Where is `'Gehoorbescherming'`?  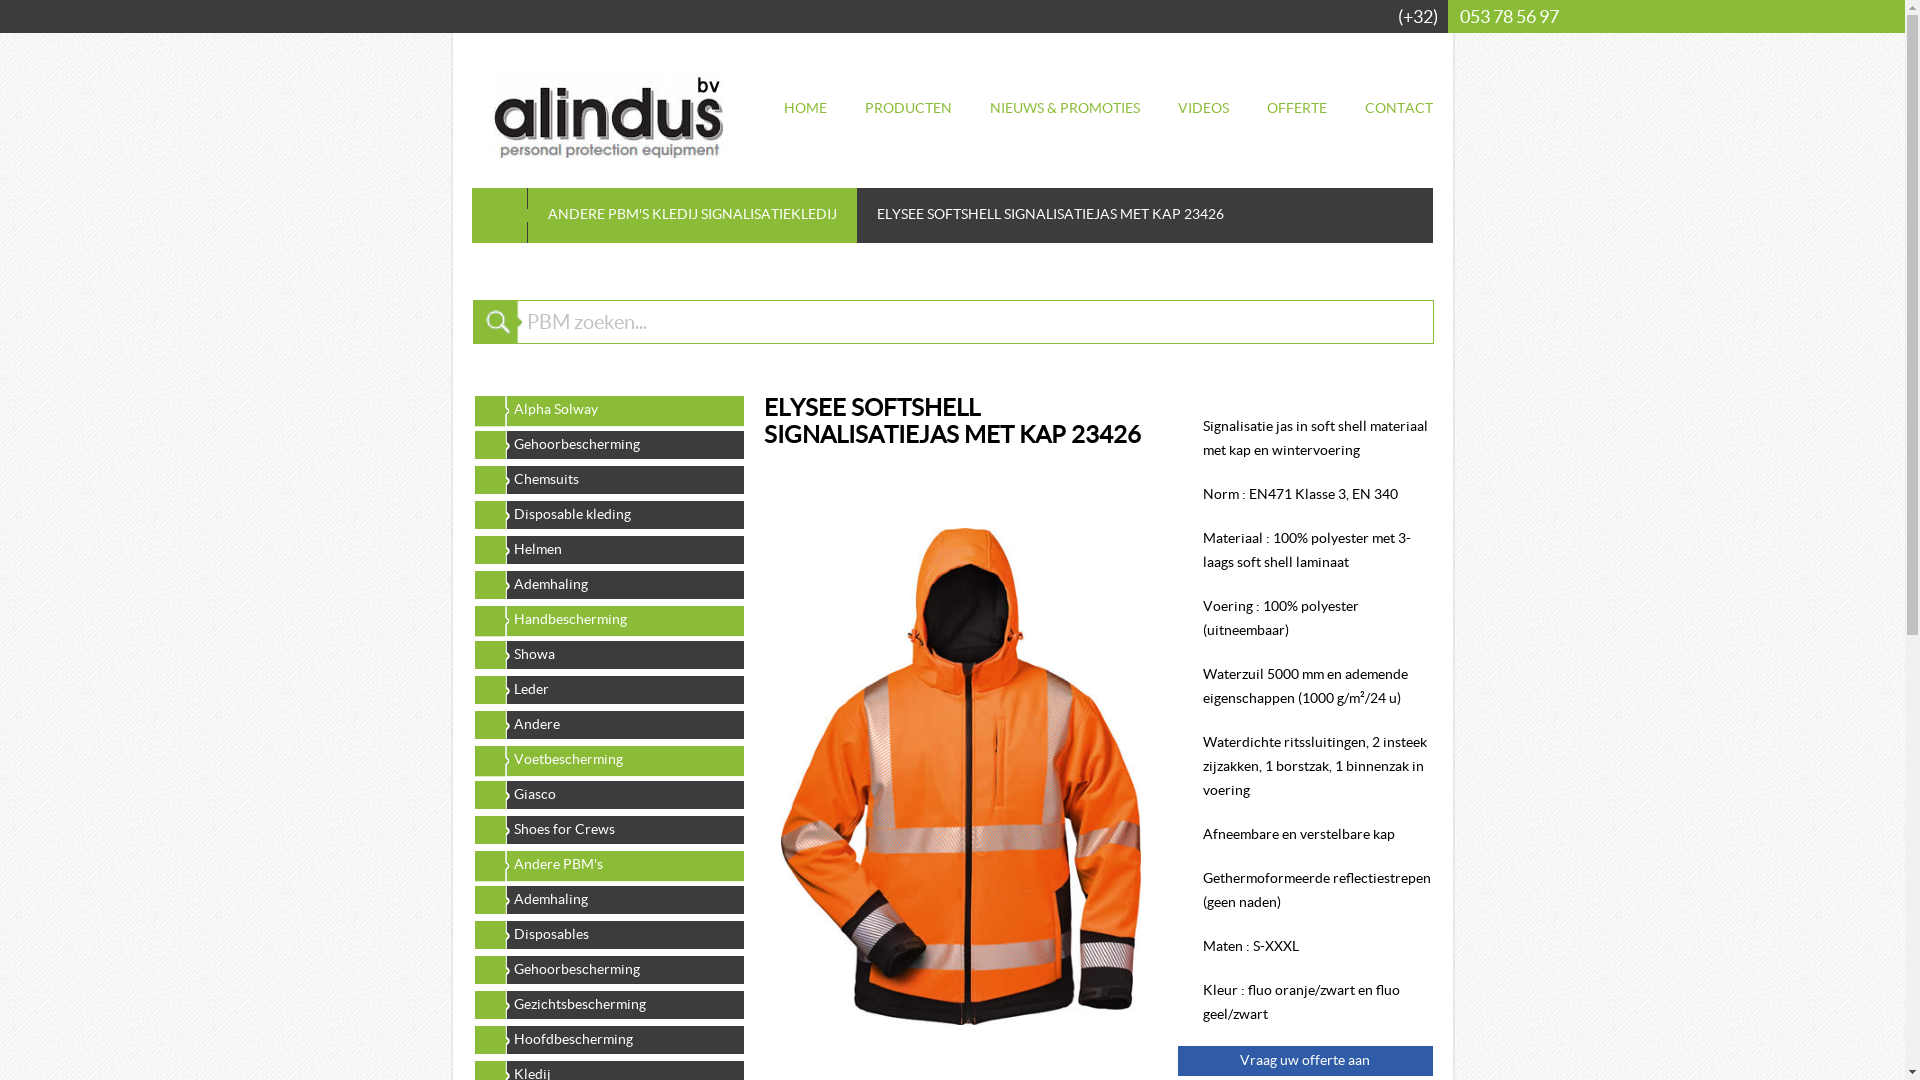
'Gehoorbescherming' is located at coordinates (606, 967).